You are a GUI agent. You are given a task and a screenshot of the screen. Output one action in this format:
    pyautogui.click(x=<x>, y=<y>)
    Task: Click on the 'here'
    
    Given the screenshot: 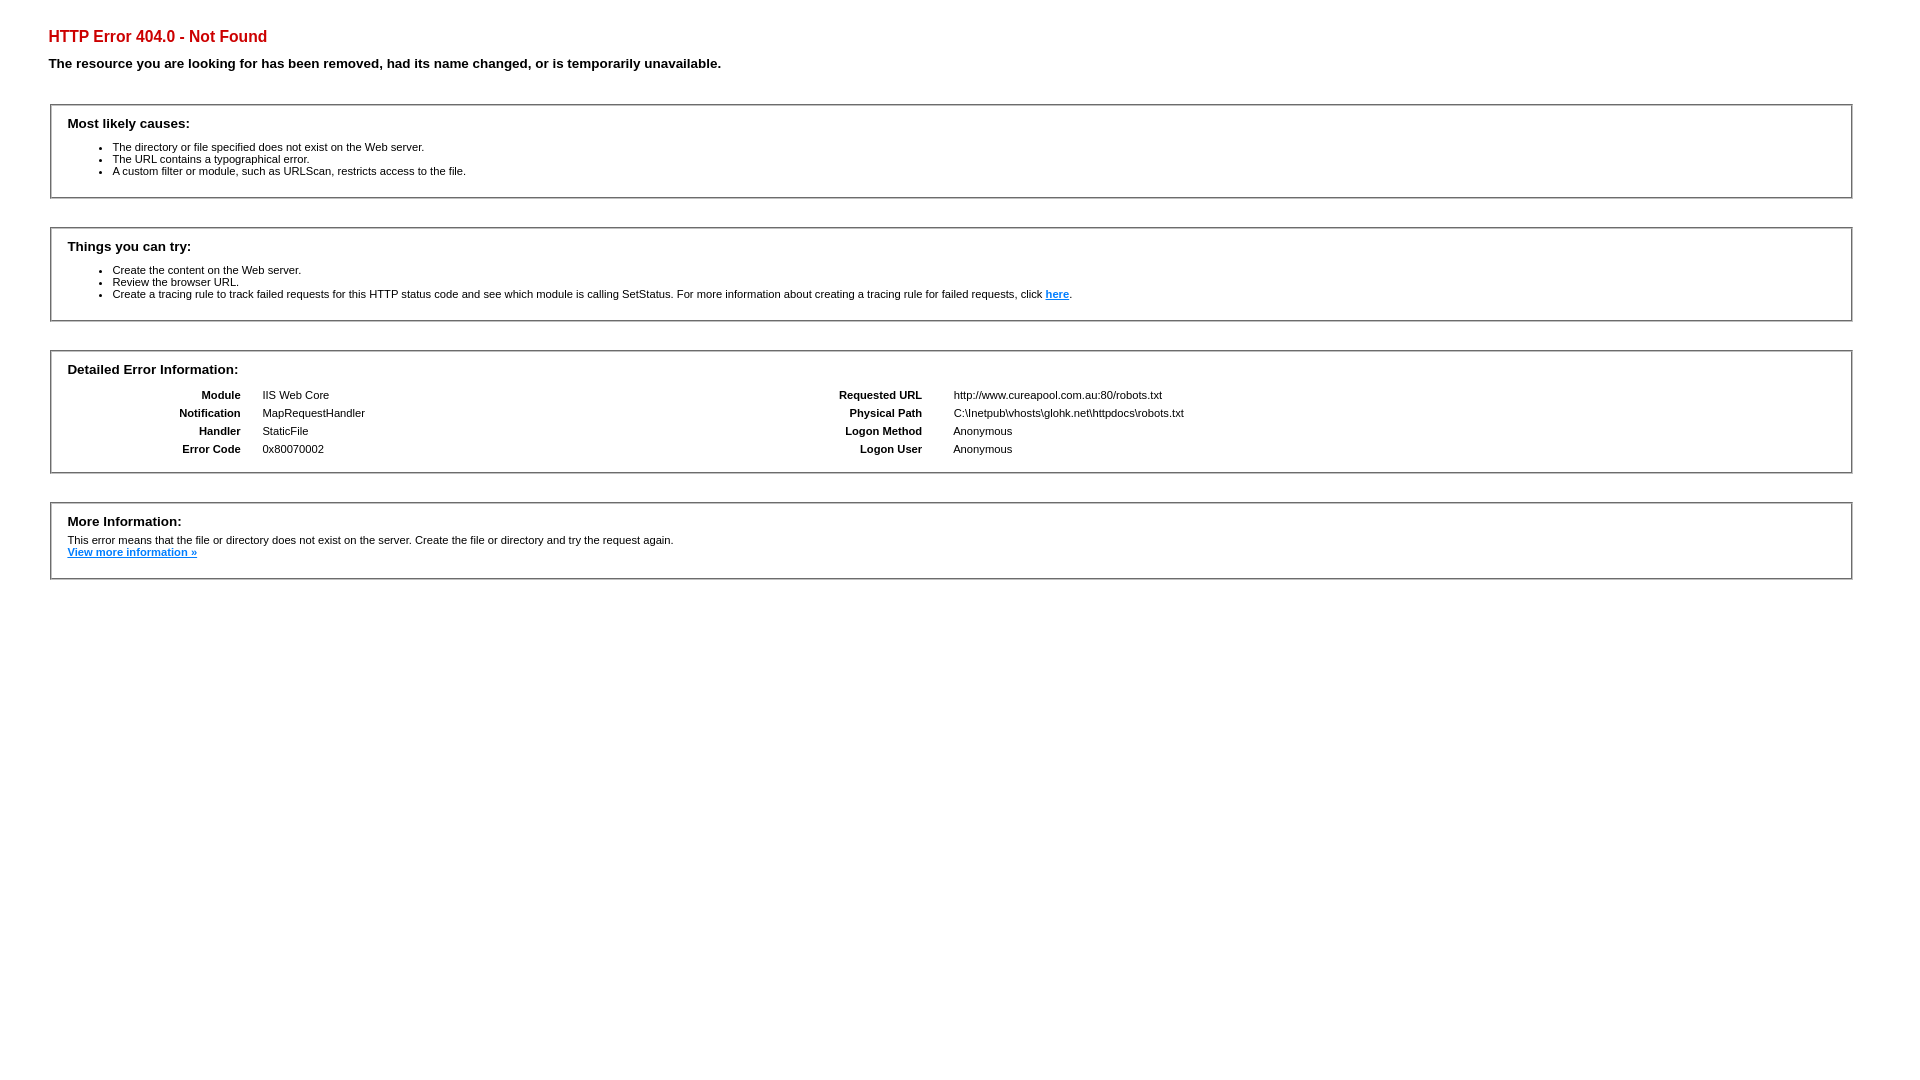 What is the action you would take?
    pyautogui.click(x=1056, y=293)
    